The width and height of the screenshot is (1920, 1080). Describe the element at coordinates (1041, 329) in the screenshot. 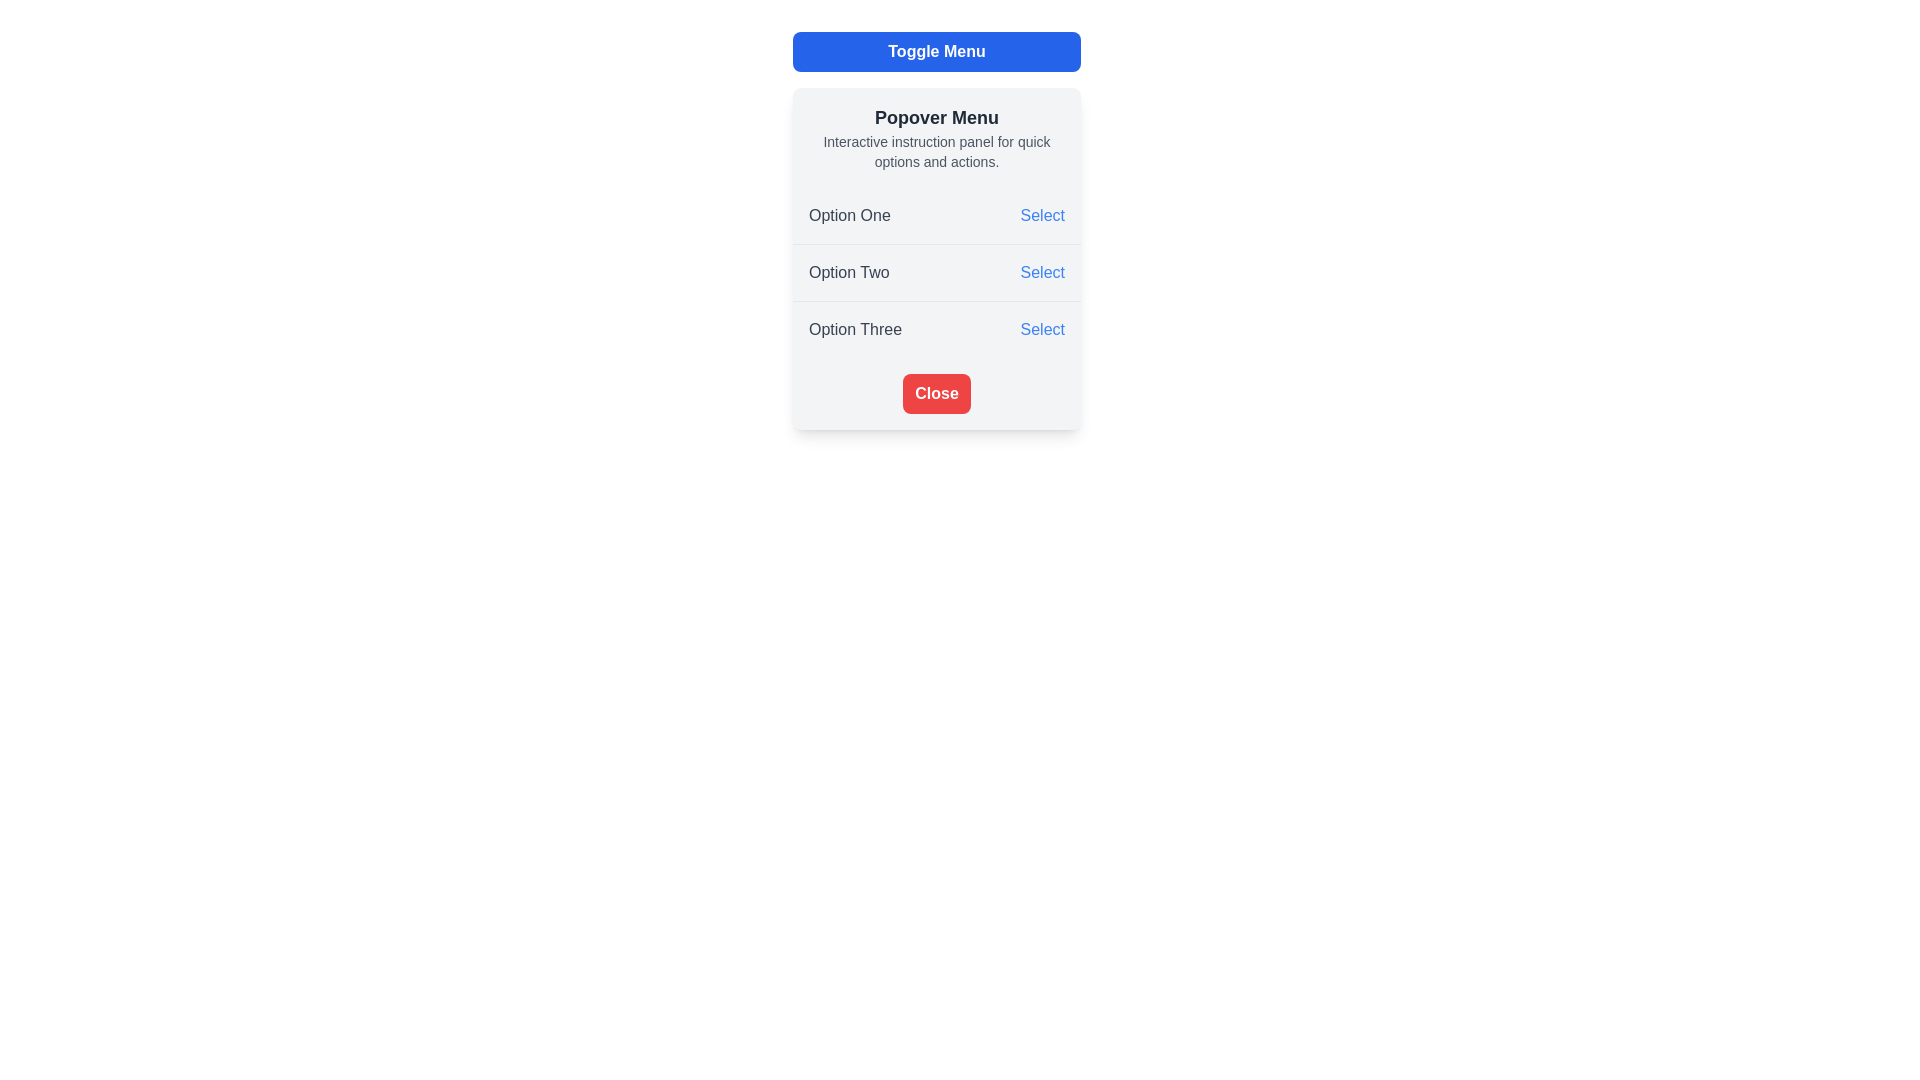

I see `the Button-like hyperlink labeled 'Option Three' located on the right side of the row in the 'Popover Menu' dialog` at that location.